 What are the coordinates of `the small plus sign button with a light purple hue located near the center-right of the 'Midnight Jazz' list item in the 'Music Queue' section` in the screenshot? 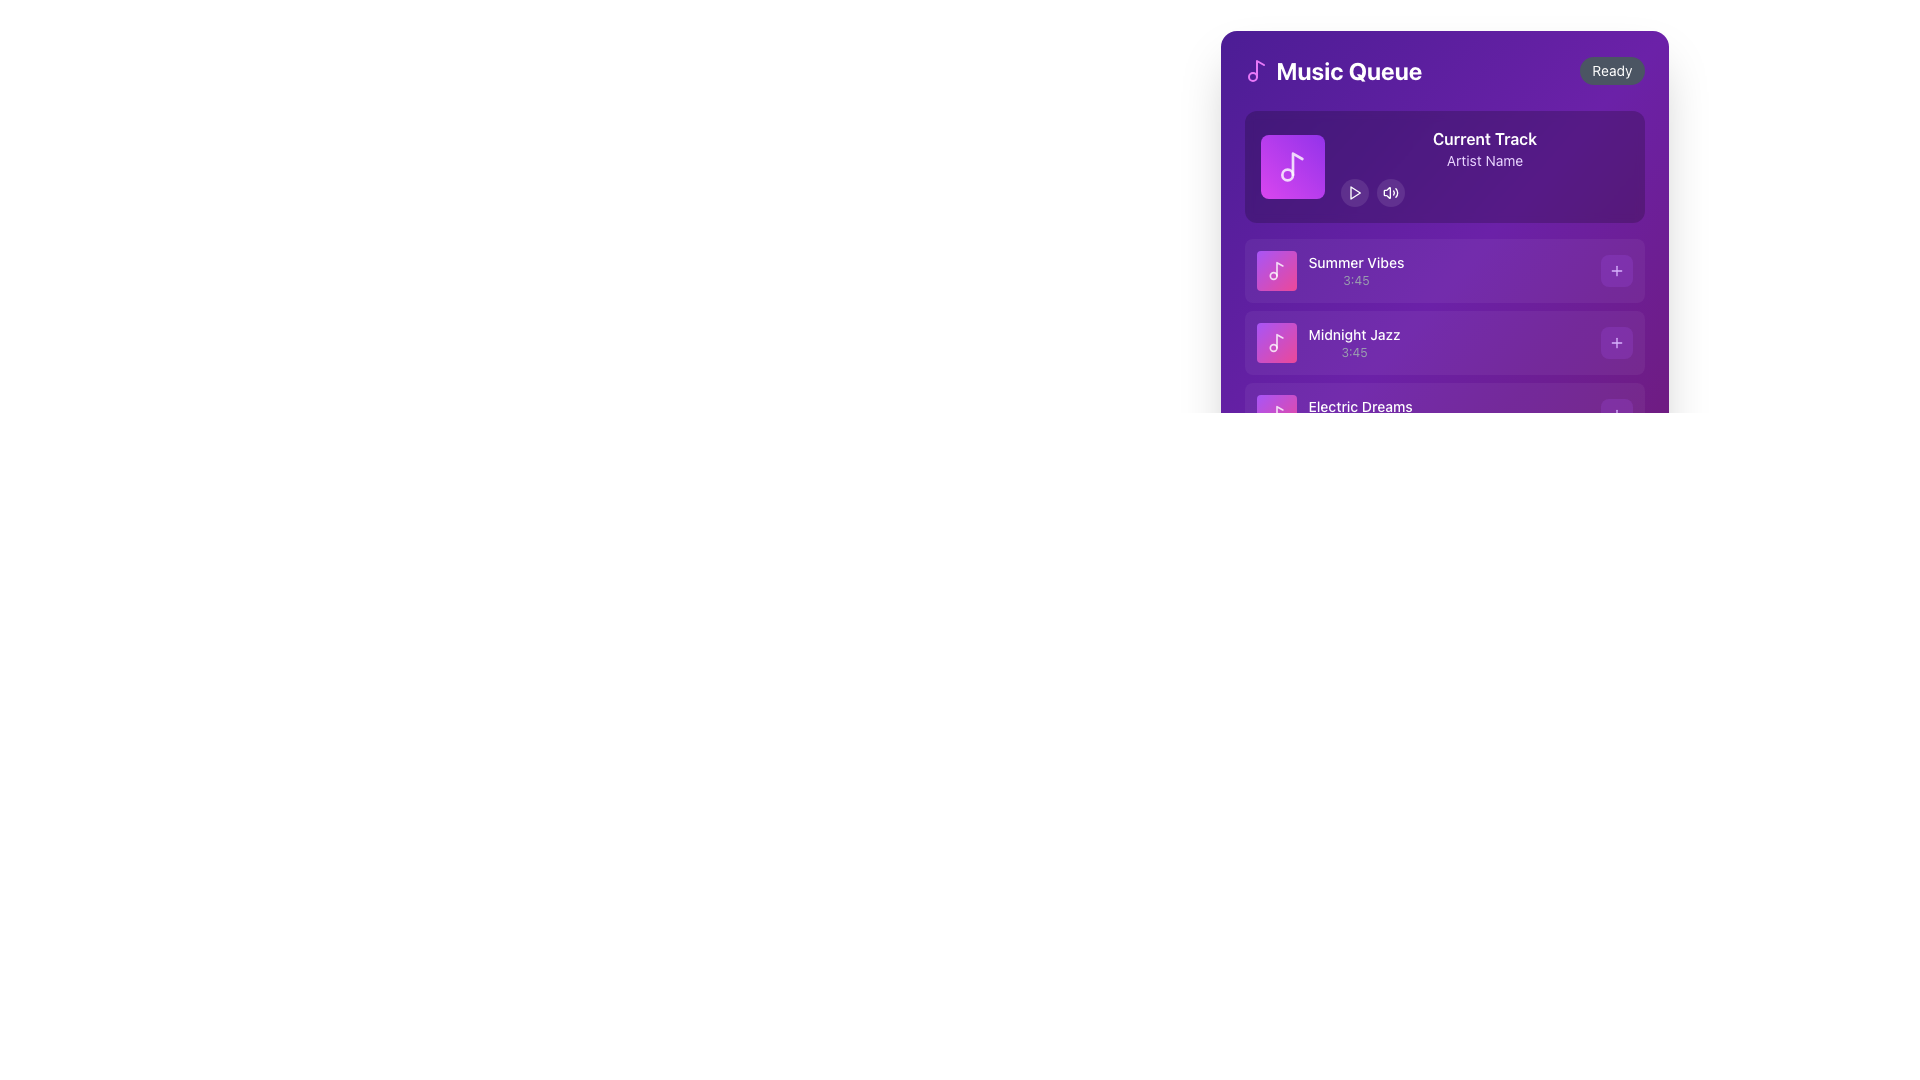 It's located at (1616, 342).